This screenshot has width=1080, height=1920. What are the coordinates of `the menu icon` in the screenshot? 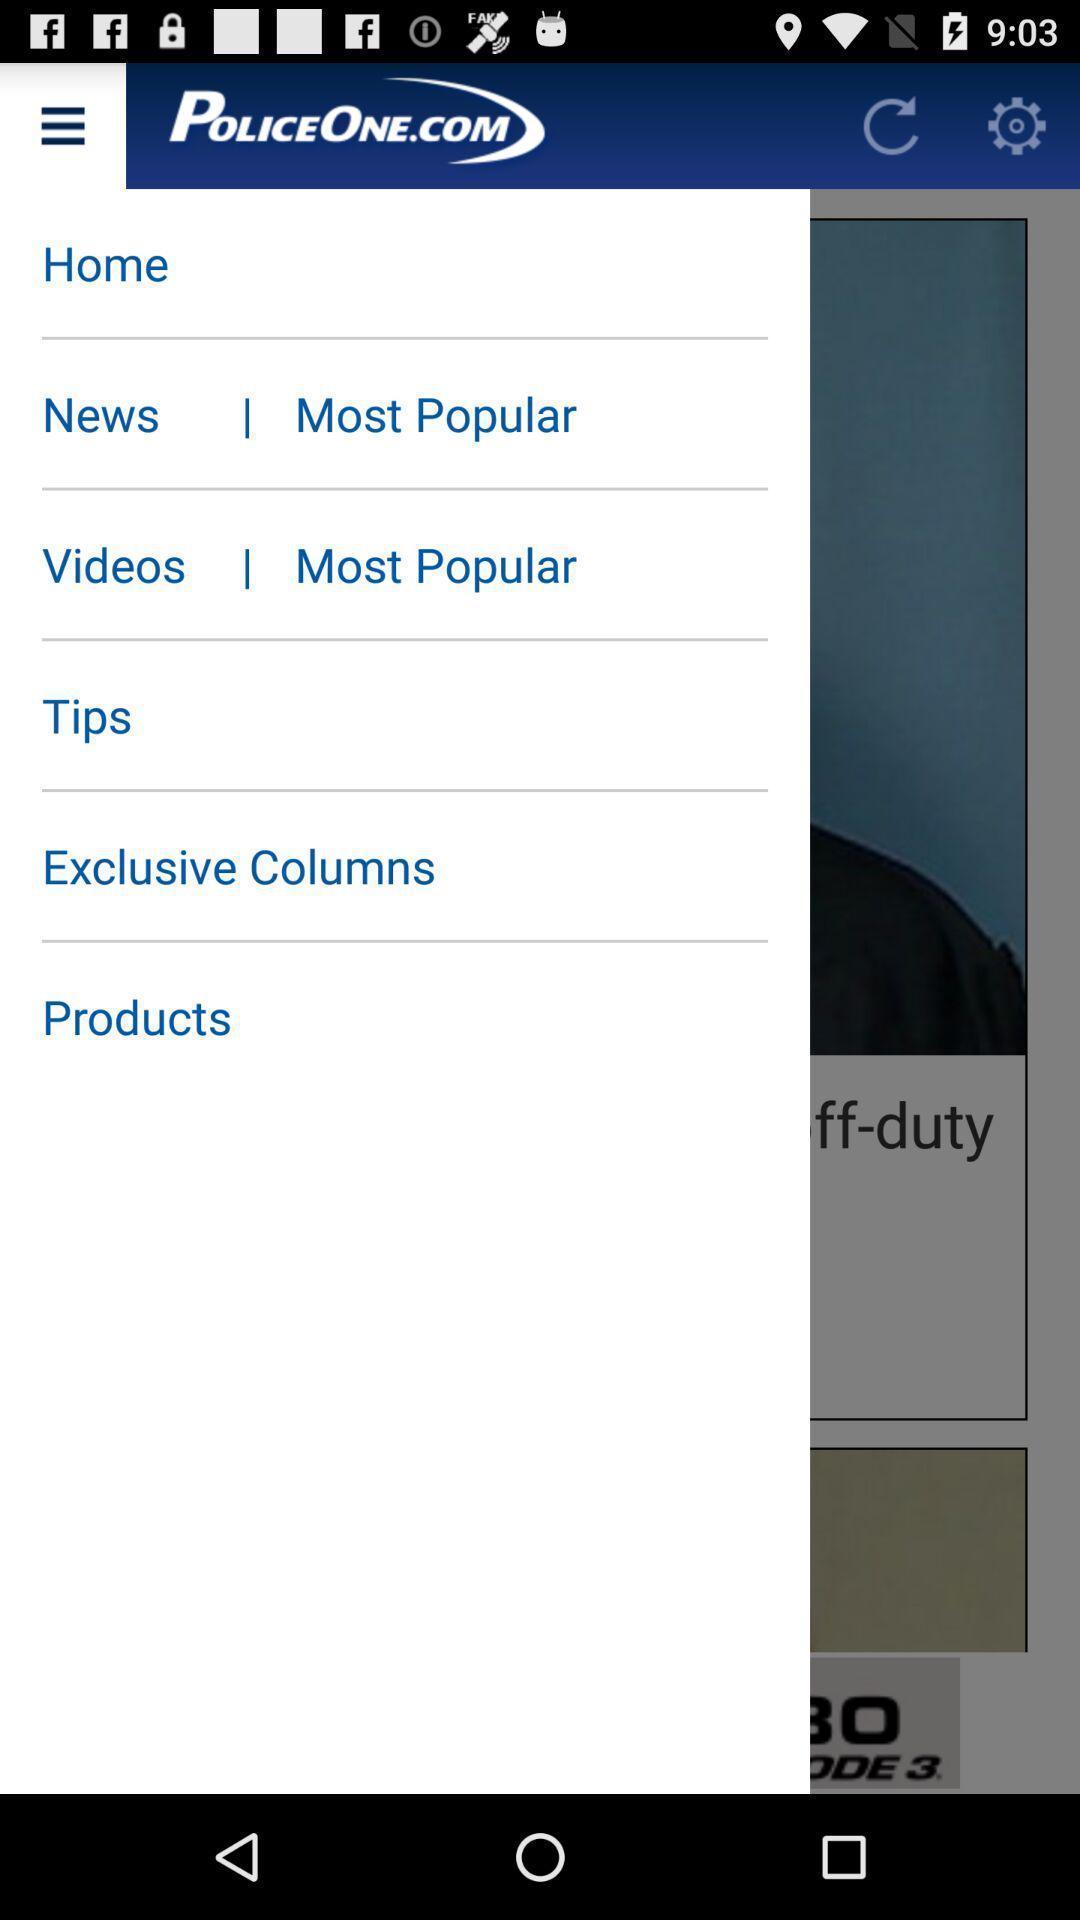 It's located at (61, 133).